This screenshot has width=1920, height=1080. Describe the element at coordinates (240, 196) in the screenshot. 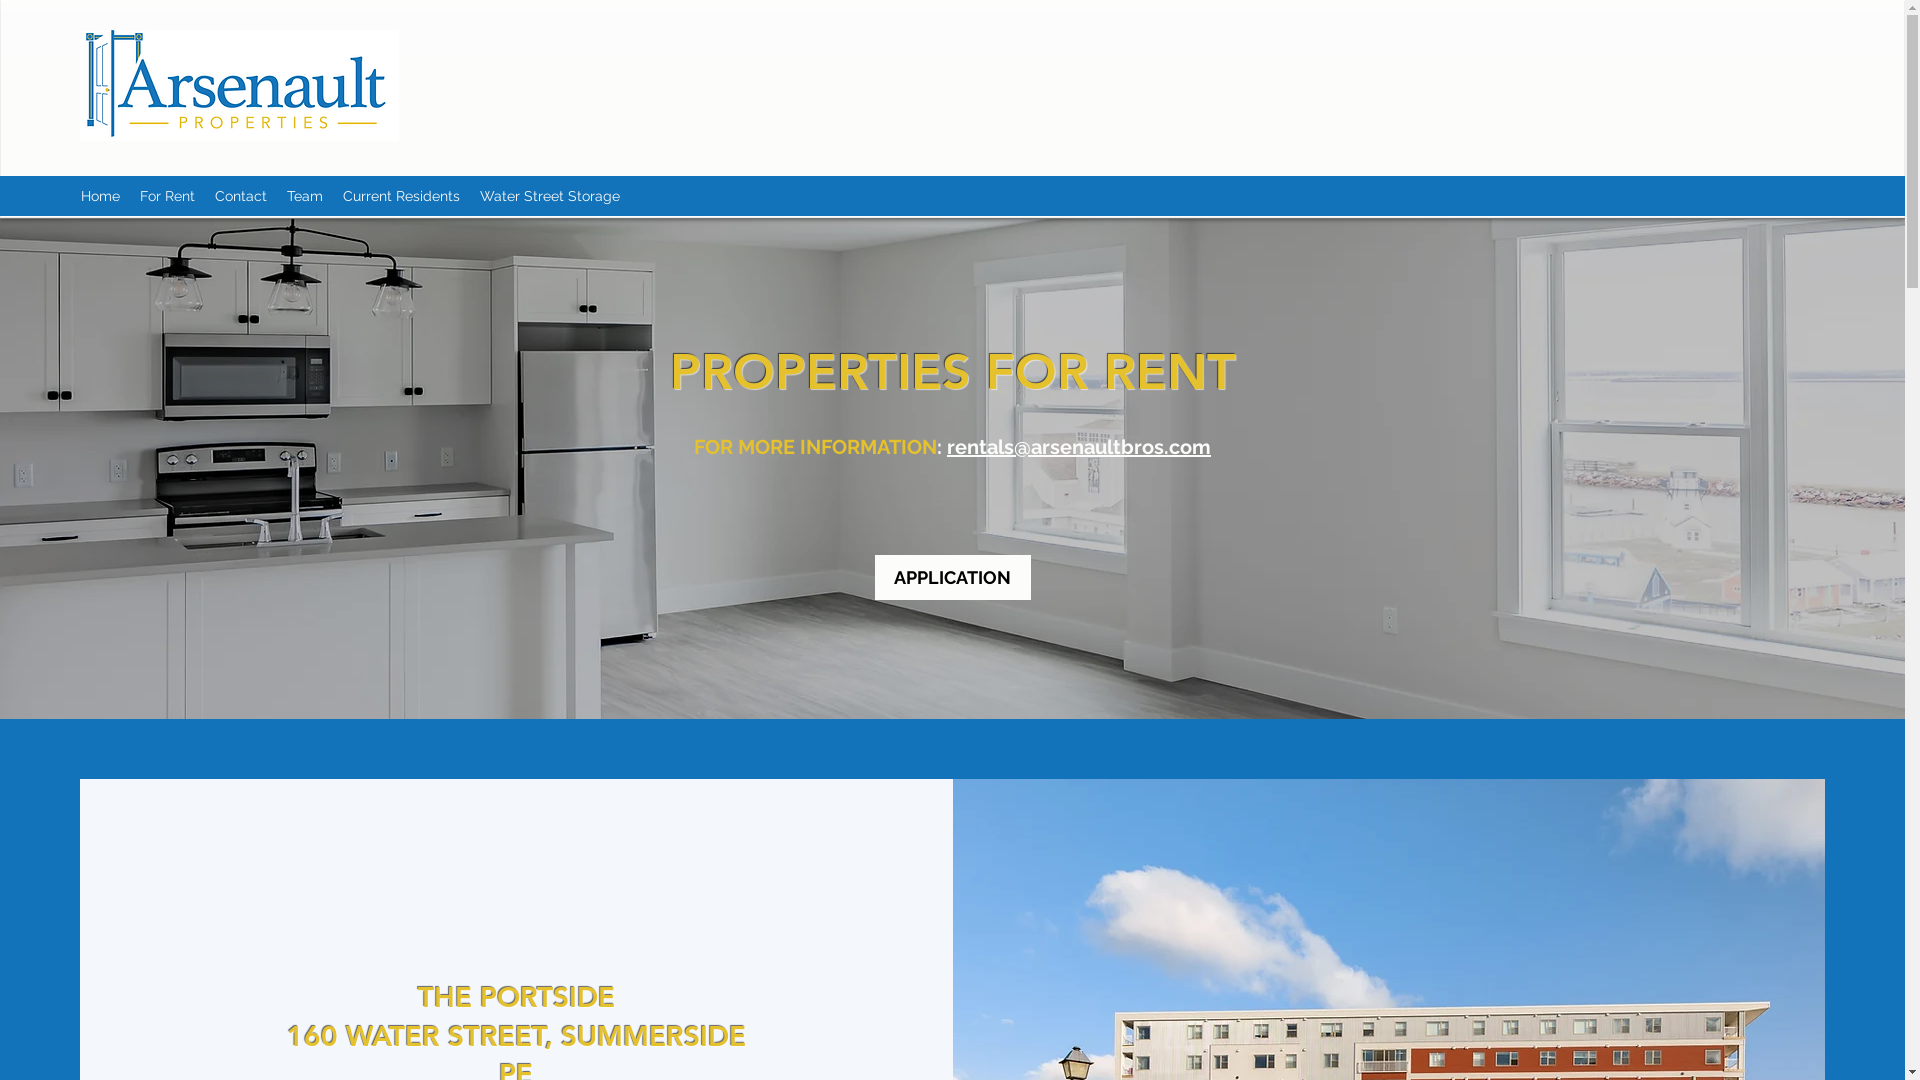

I see `'Contact'` at that location.